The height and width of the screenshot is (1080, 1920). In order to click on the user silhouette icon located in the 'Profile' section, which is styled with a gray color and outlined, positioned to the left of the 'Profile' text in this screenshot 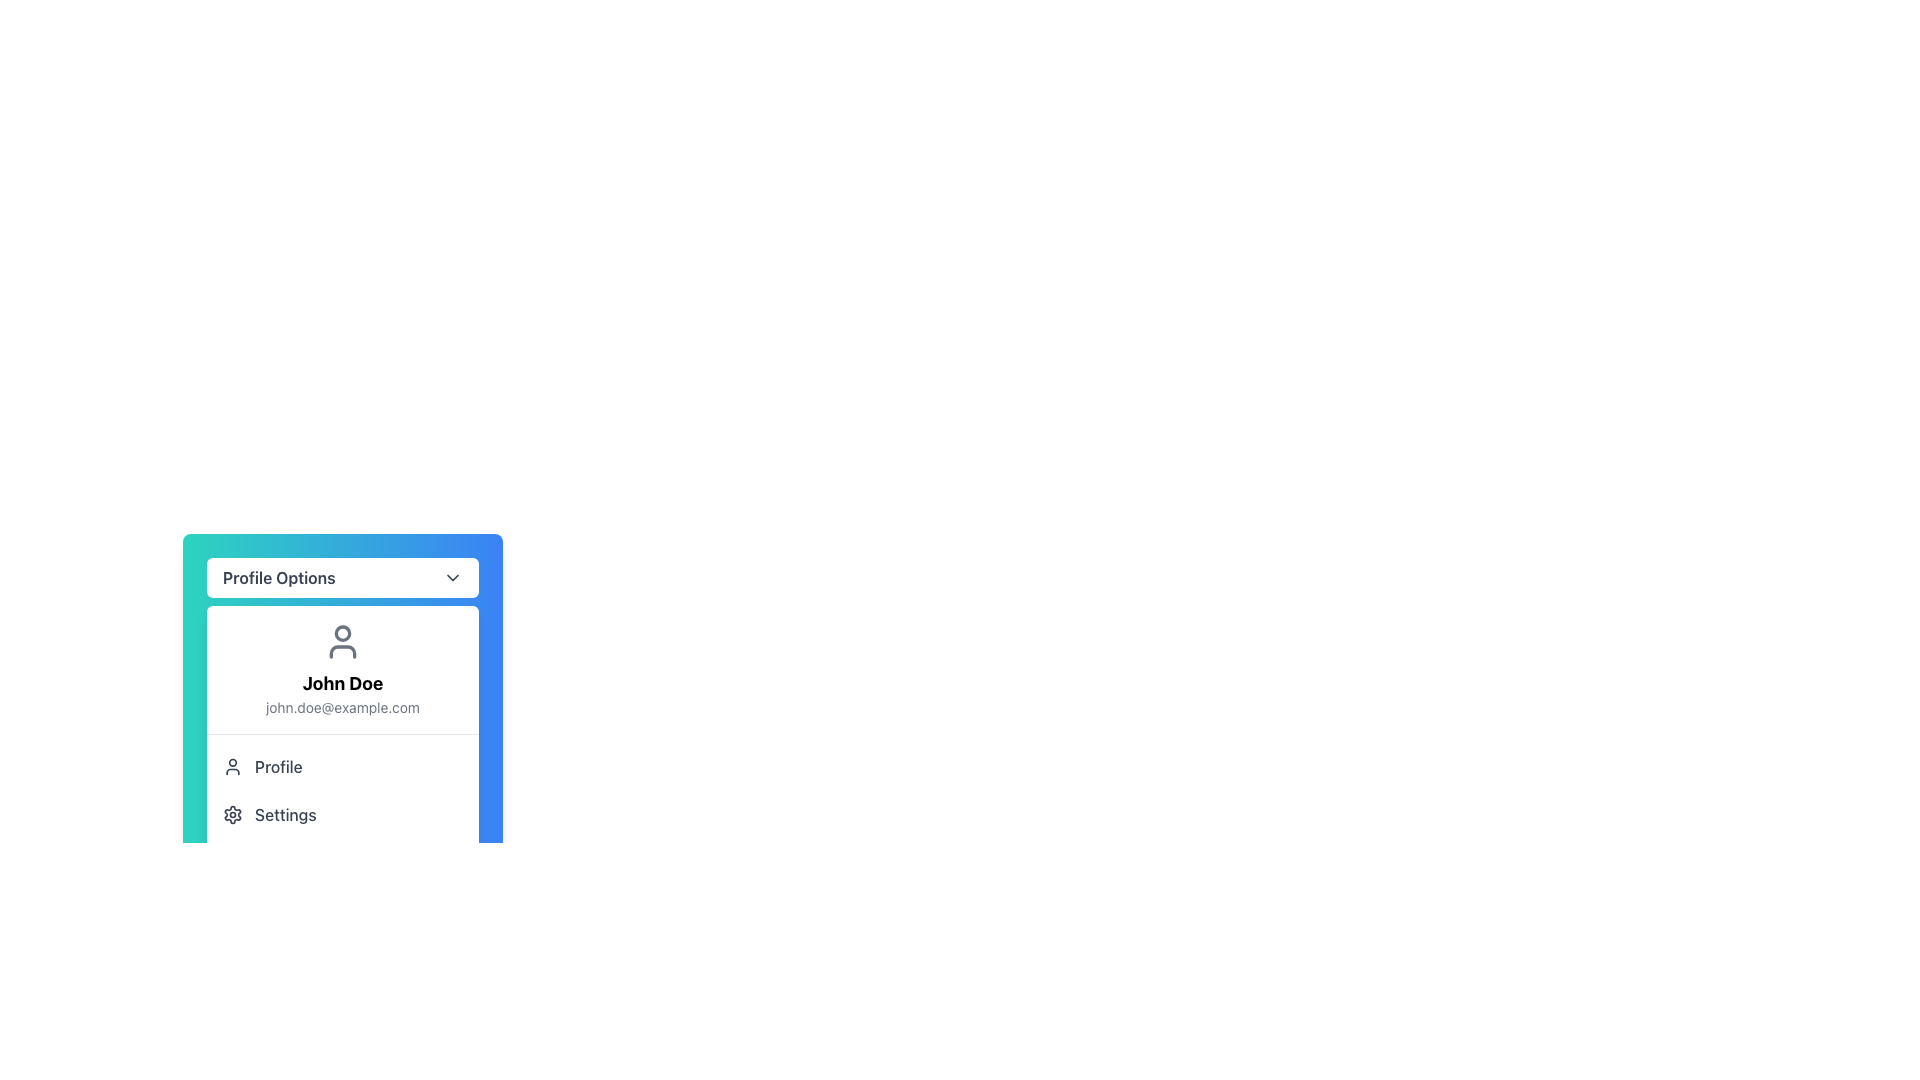, I will do `click(233, 766)`.